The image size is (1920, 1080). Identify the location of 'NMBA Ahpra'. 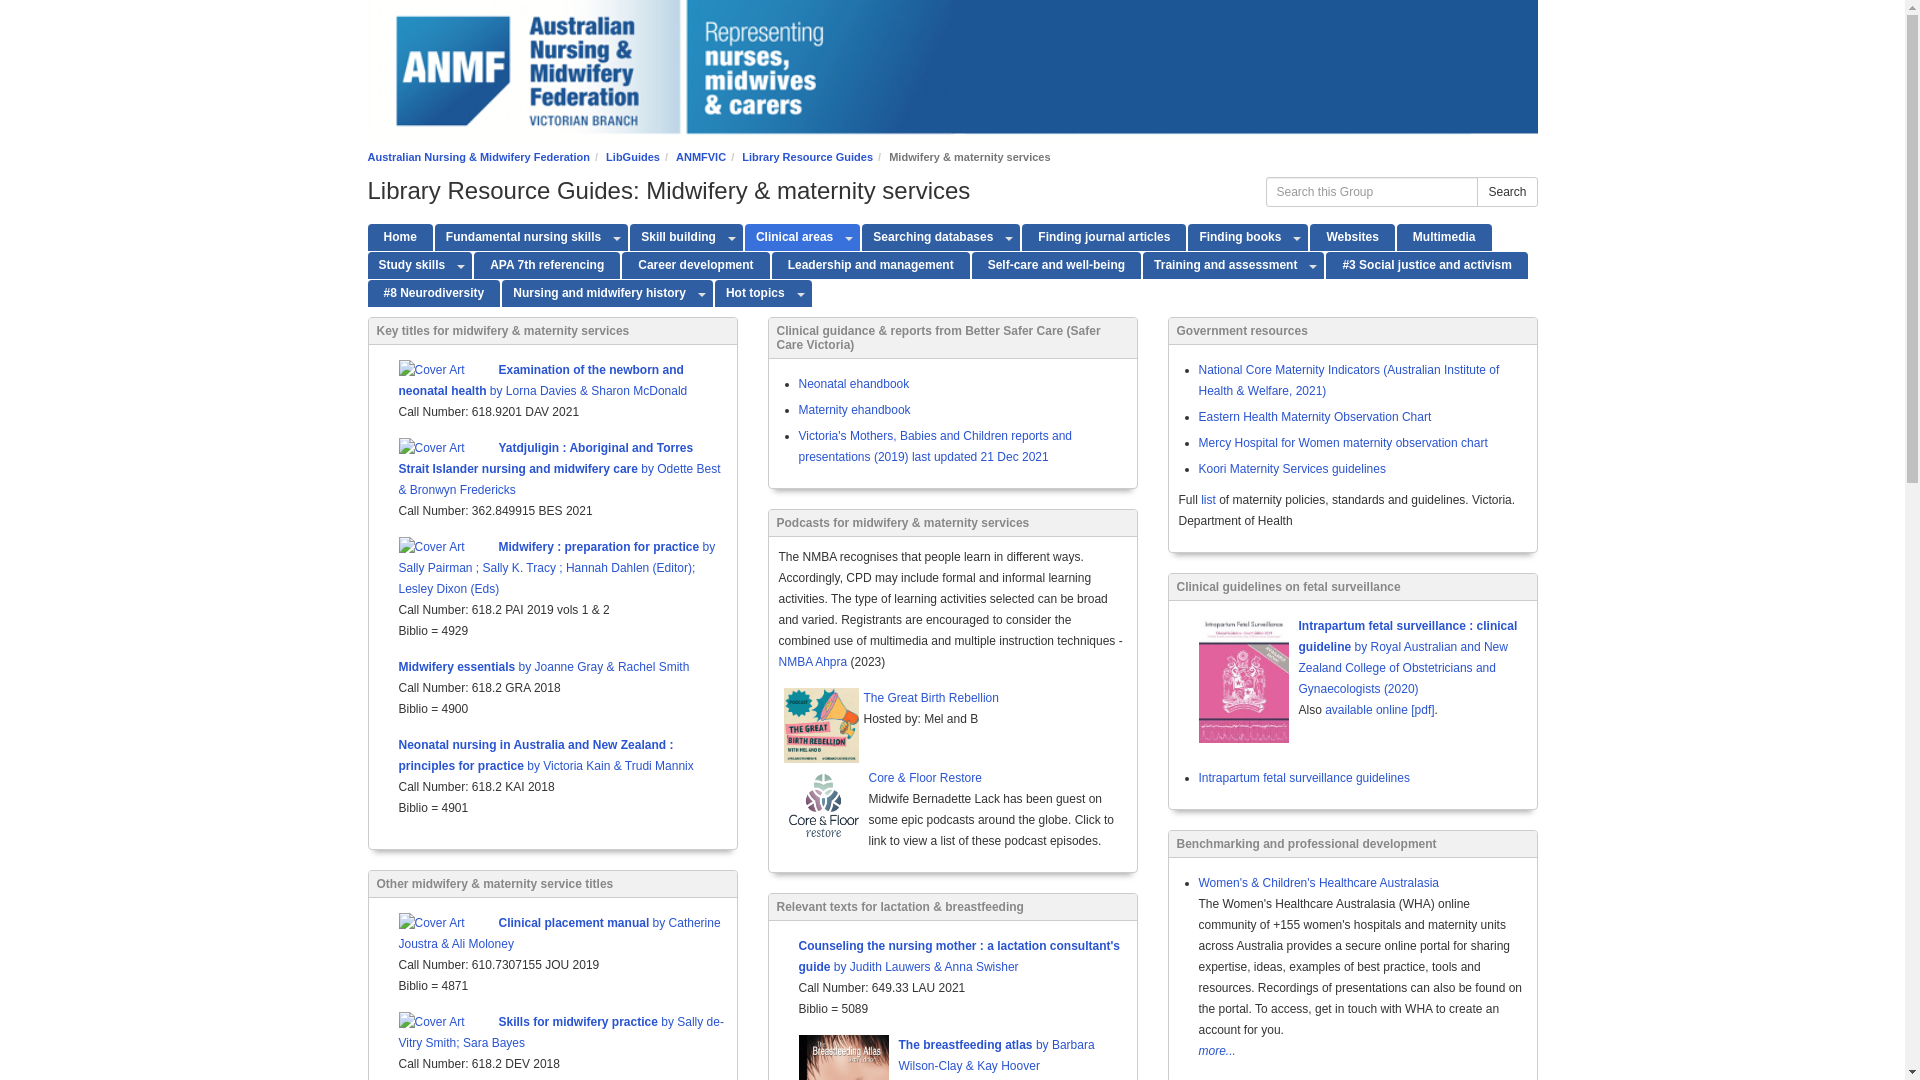
(812, 662).